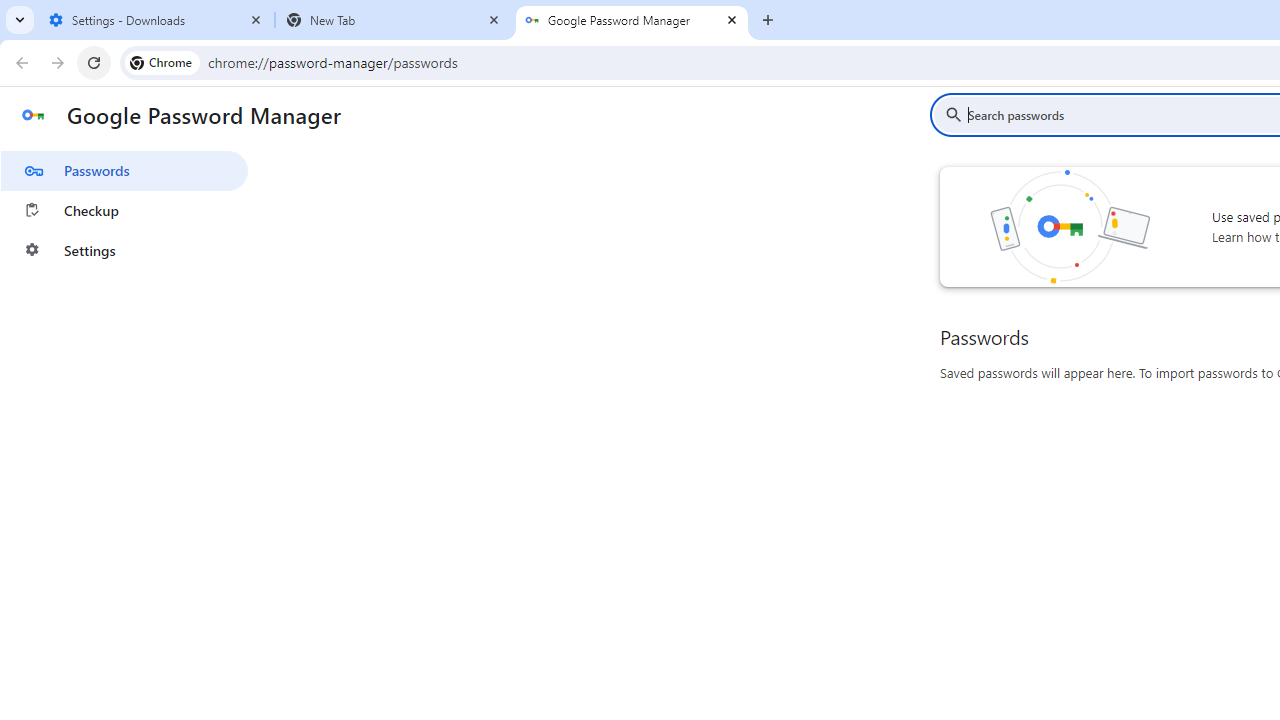  I want to click on 'Checkup', so click(123, 210).